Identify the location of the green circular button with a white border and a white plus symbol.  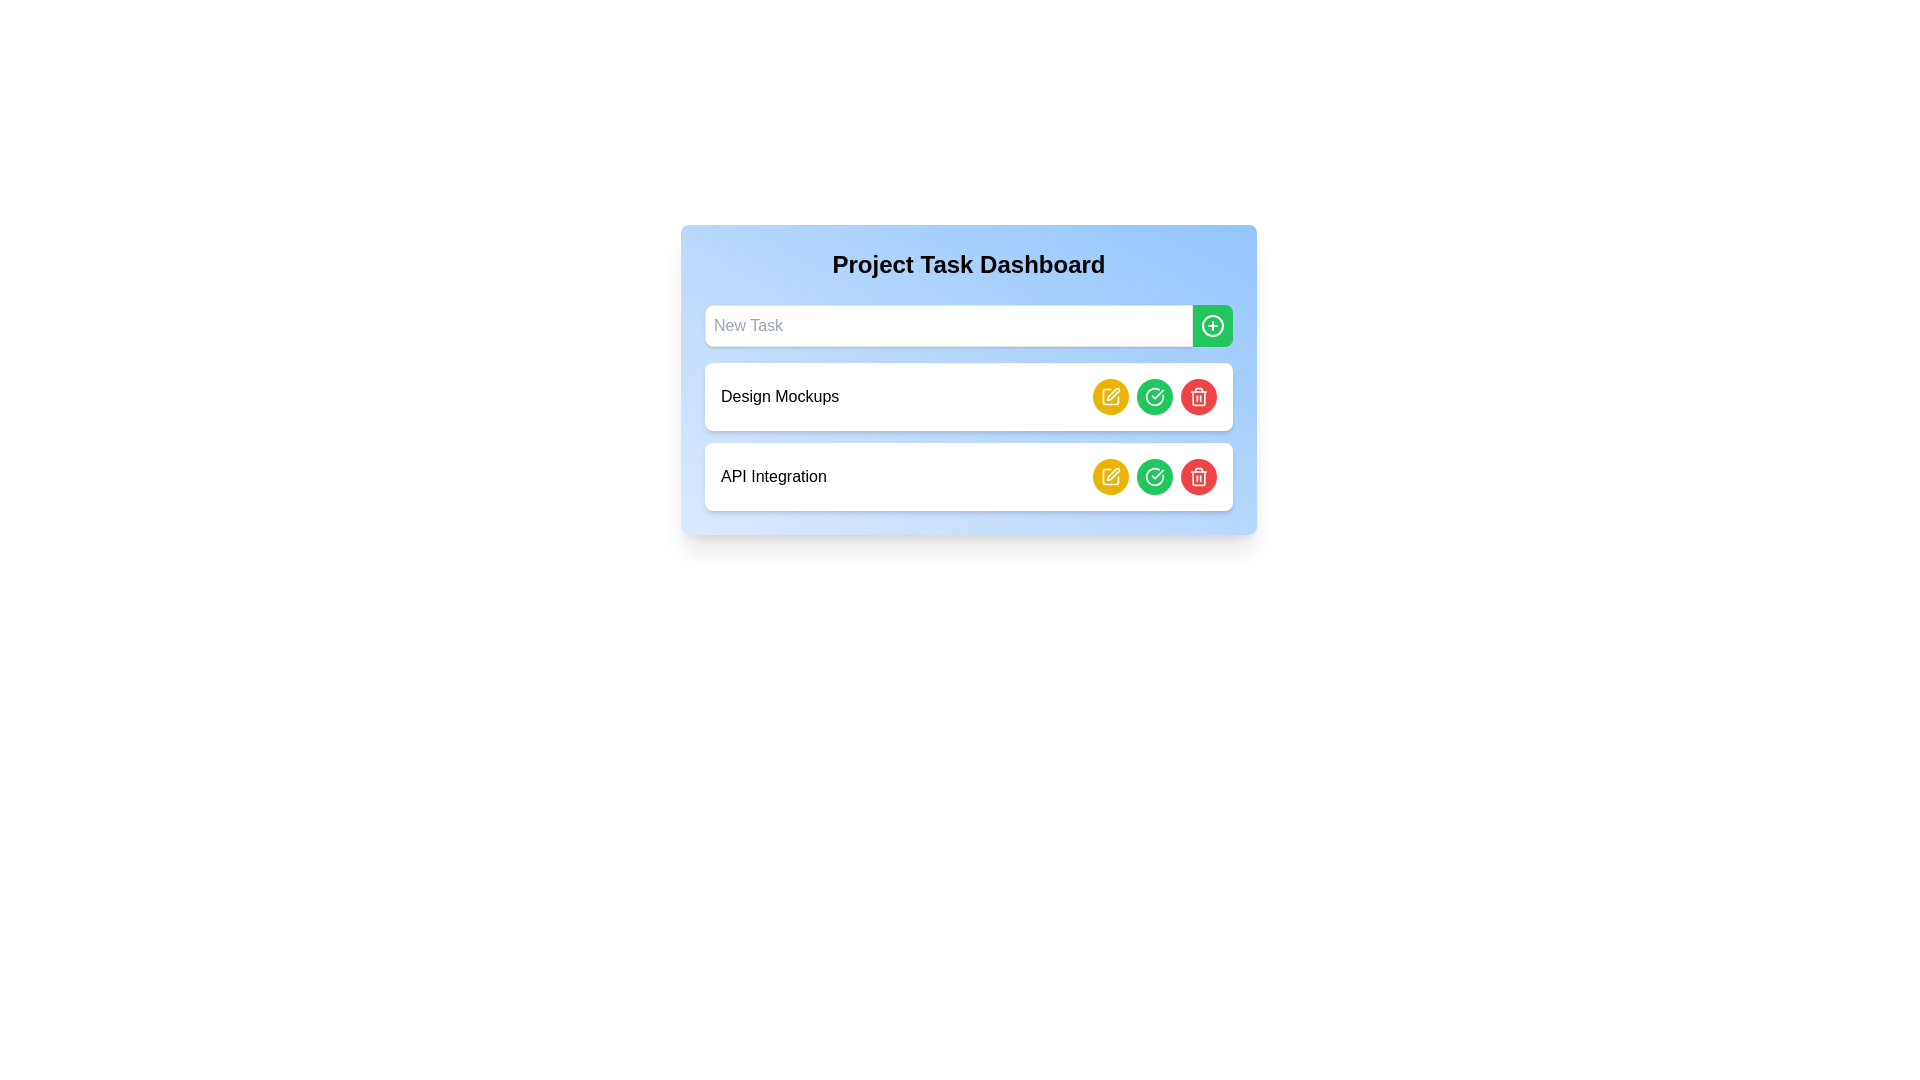
(1212, 325).